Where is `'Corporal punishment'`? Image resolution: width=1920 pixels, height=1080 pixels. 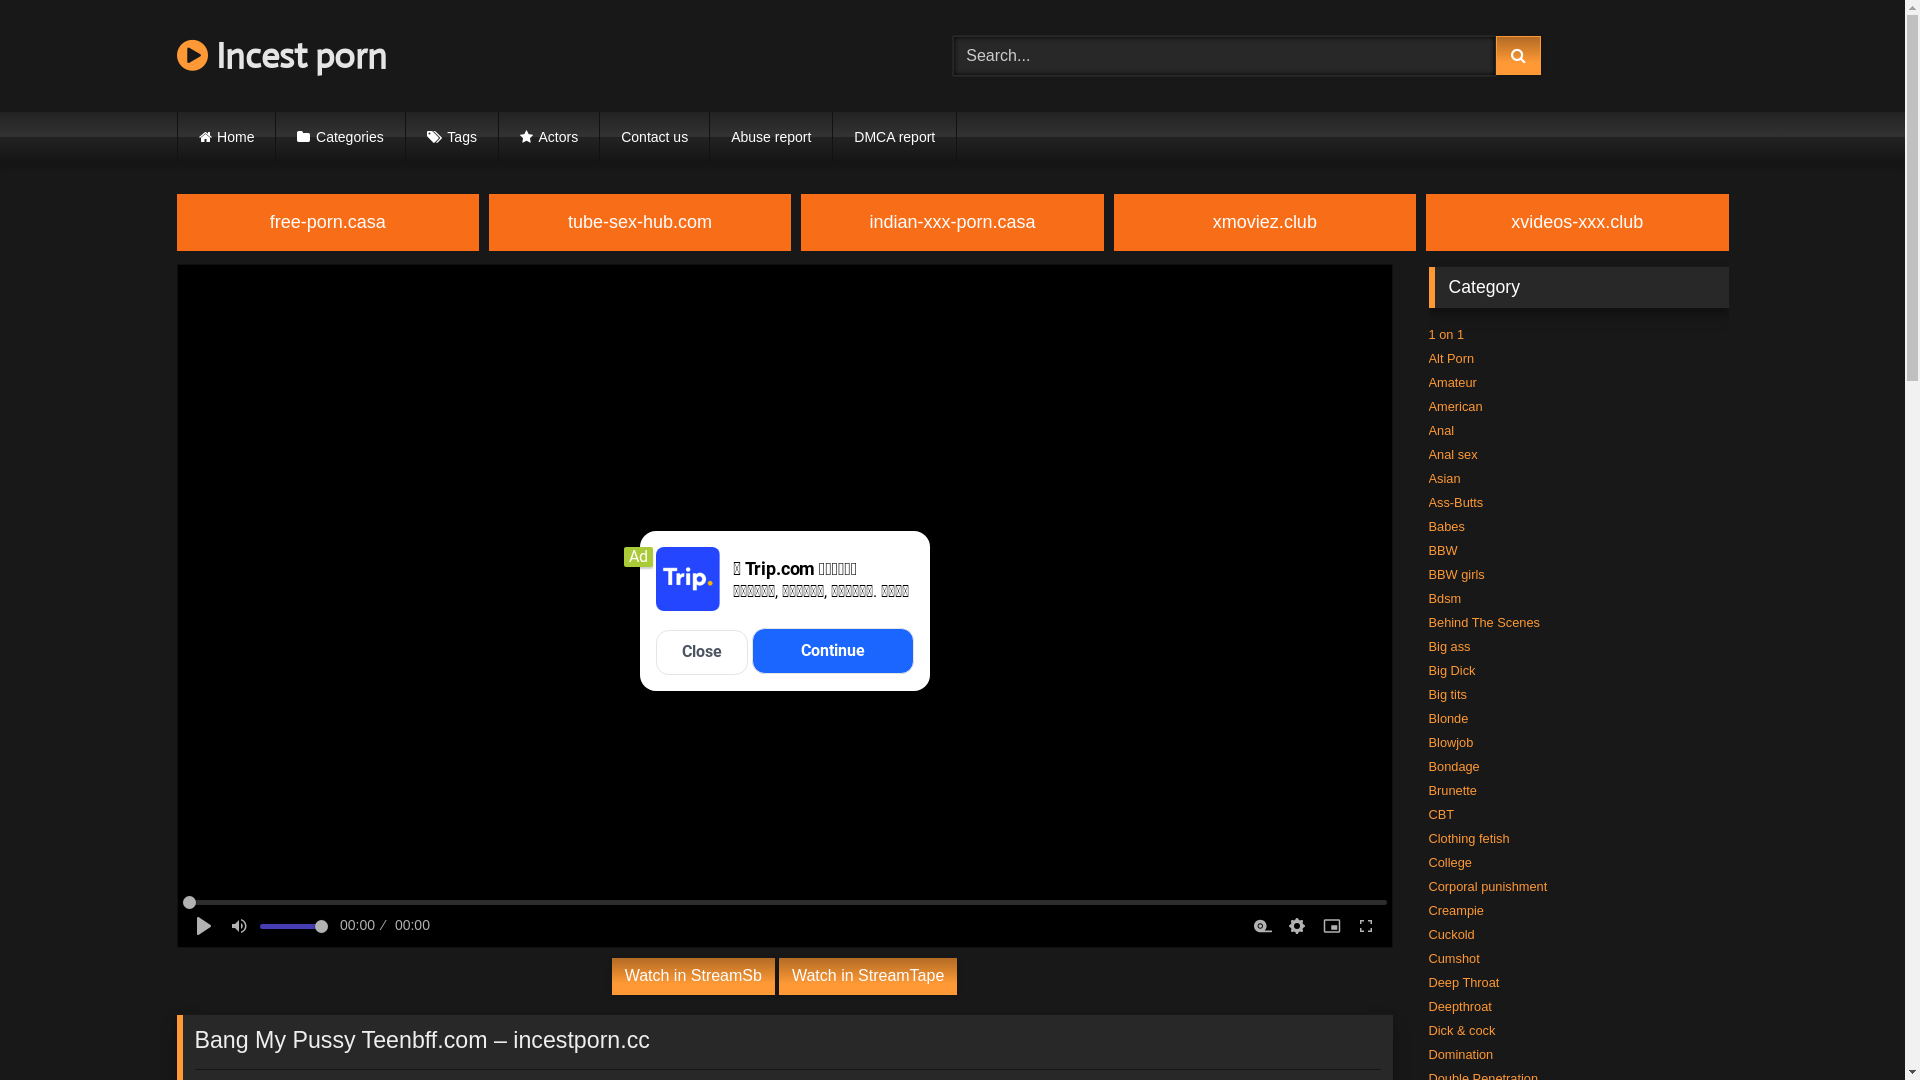
'Corporal punishment' is located at coordinates (1427, 885).